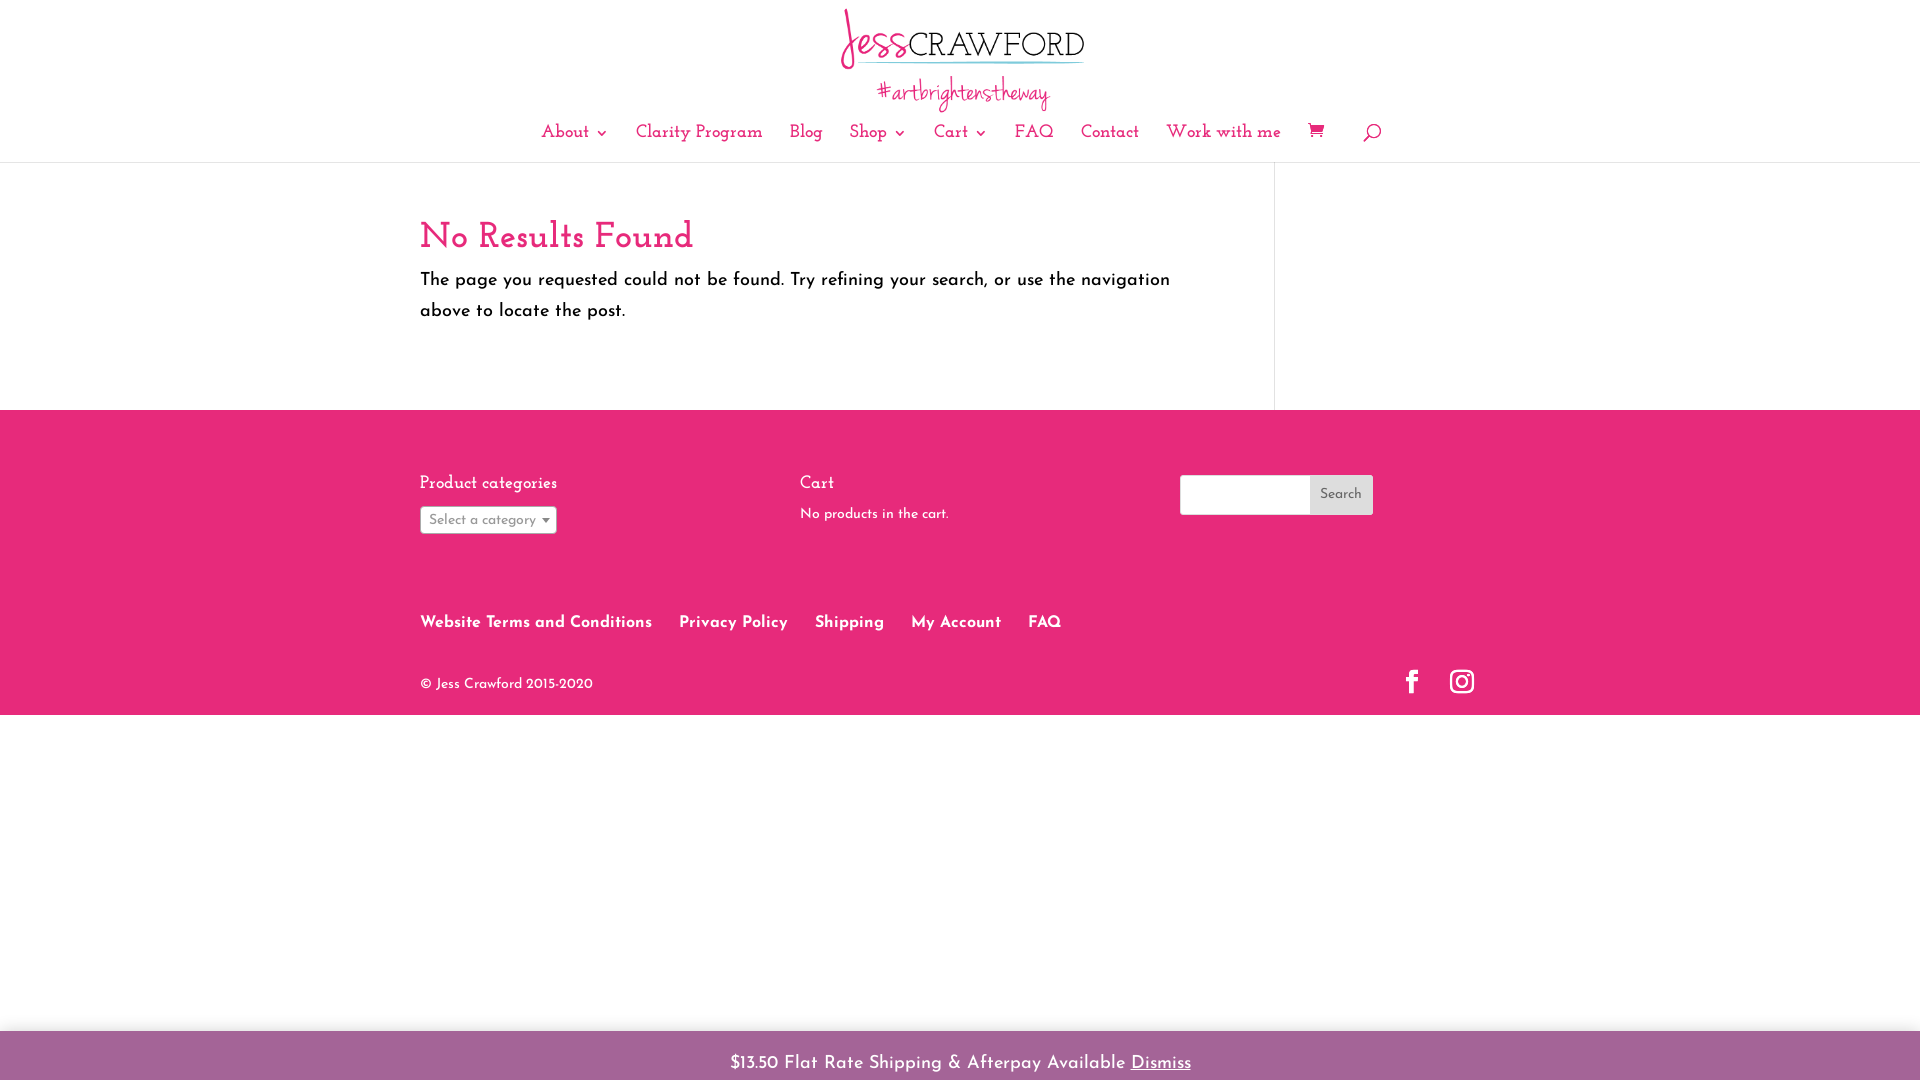 The image size is (1920, 1080). I want to click on 'Privacy Policy', so click(732, 622).